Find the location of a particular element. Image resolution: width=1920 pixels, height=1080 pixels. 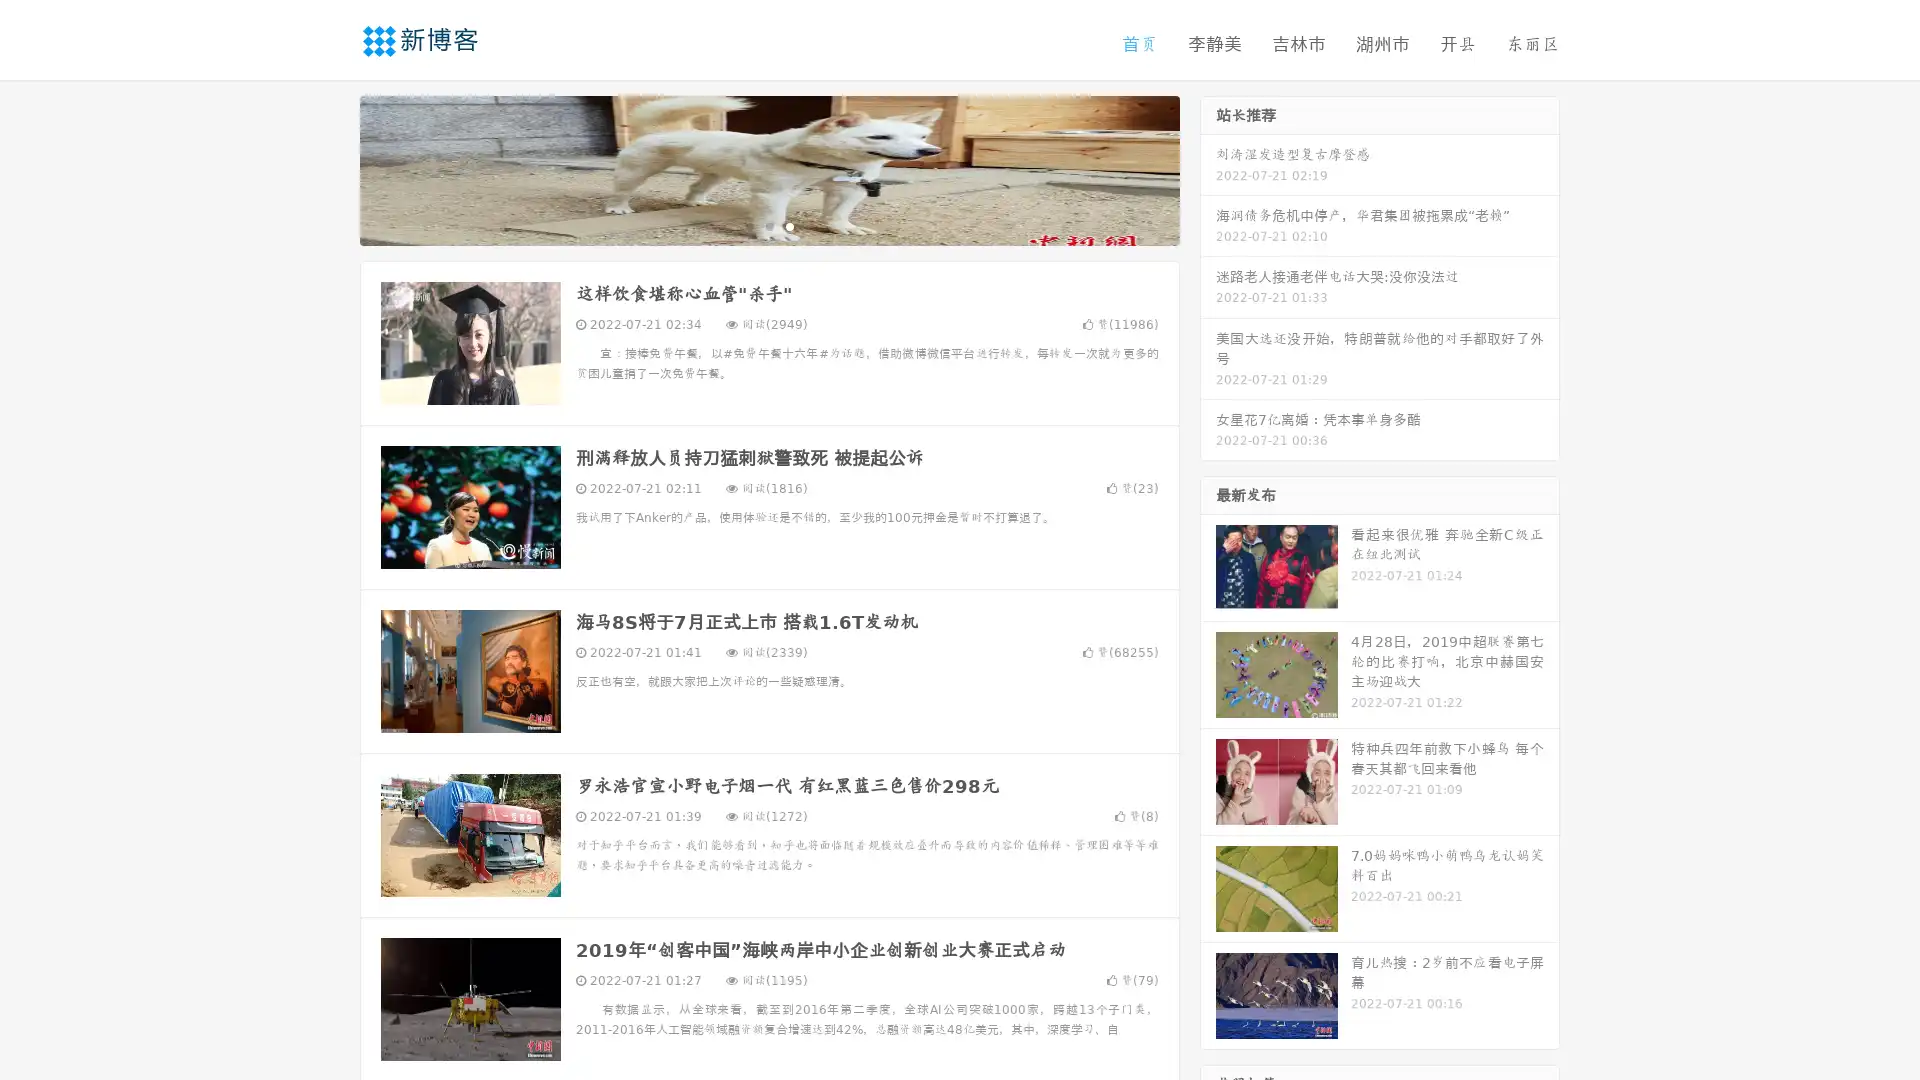

Go to slide 1 is located at coordinates (748, 225).